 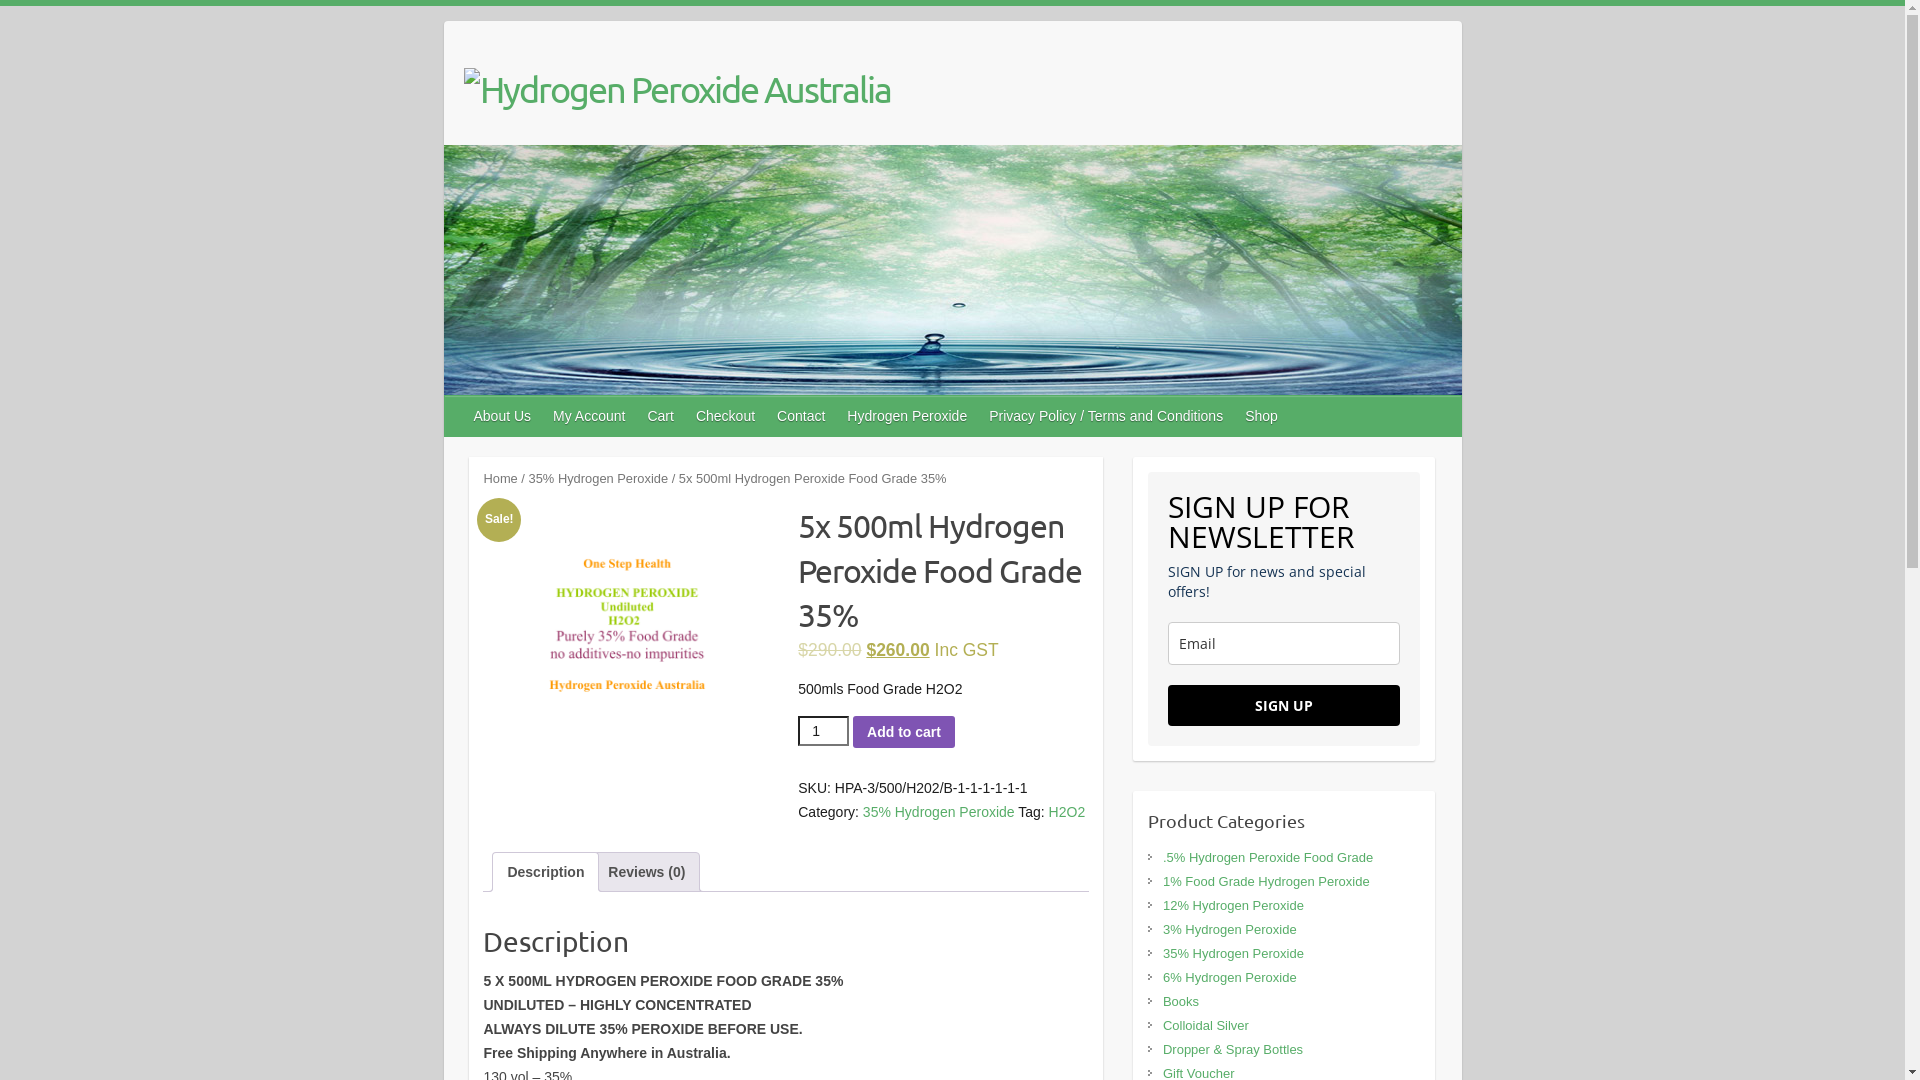 What do you see at coordinates (1066, 812) in the screenshot?
I see `'H2O2'` at bounding box center [1066, 812].